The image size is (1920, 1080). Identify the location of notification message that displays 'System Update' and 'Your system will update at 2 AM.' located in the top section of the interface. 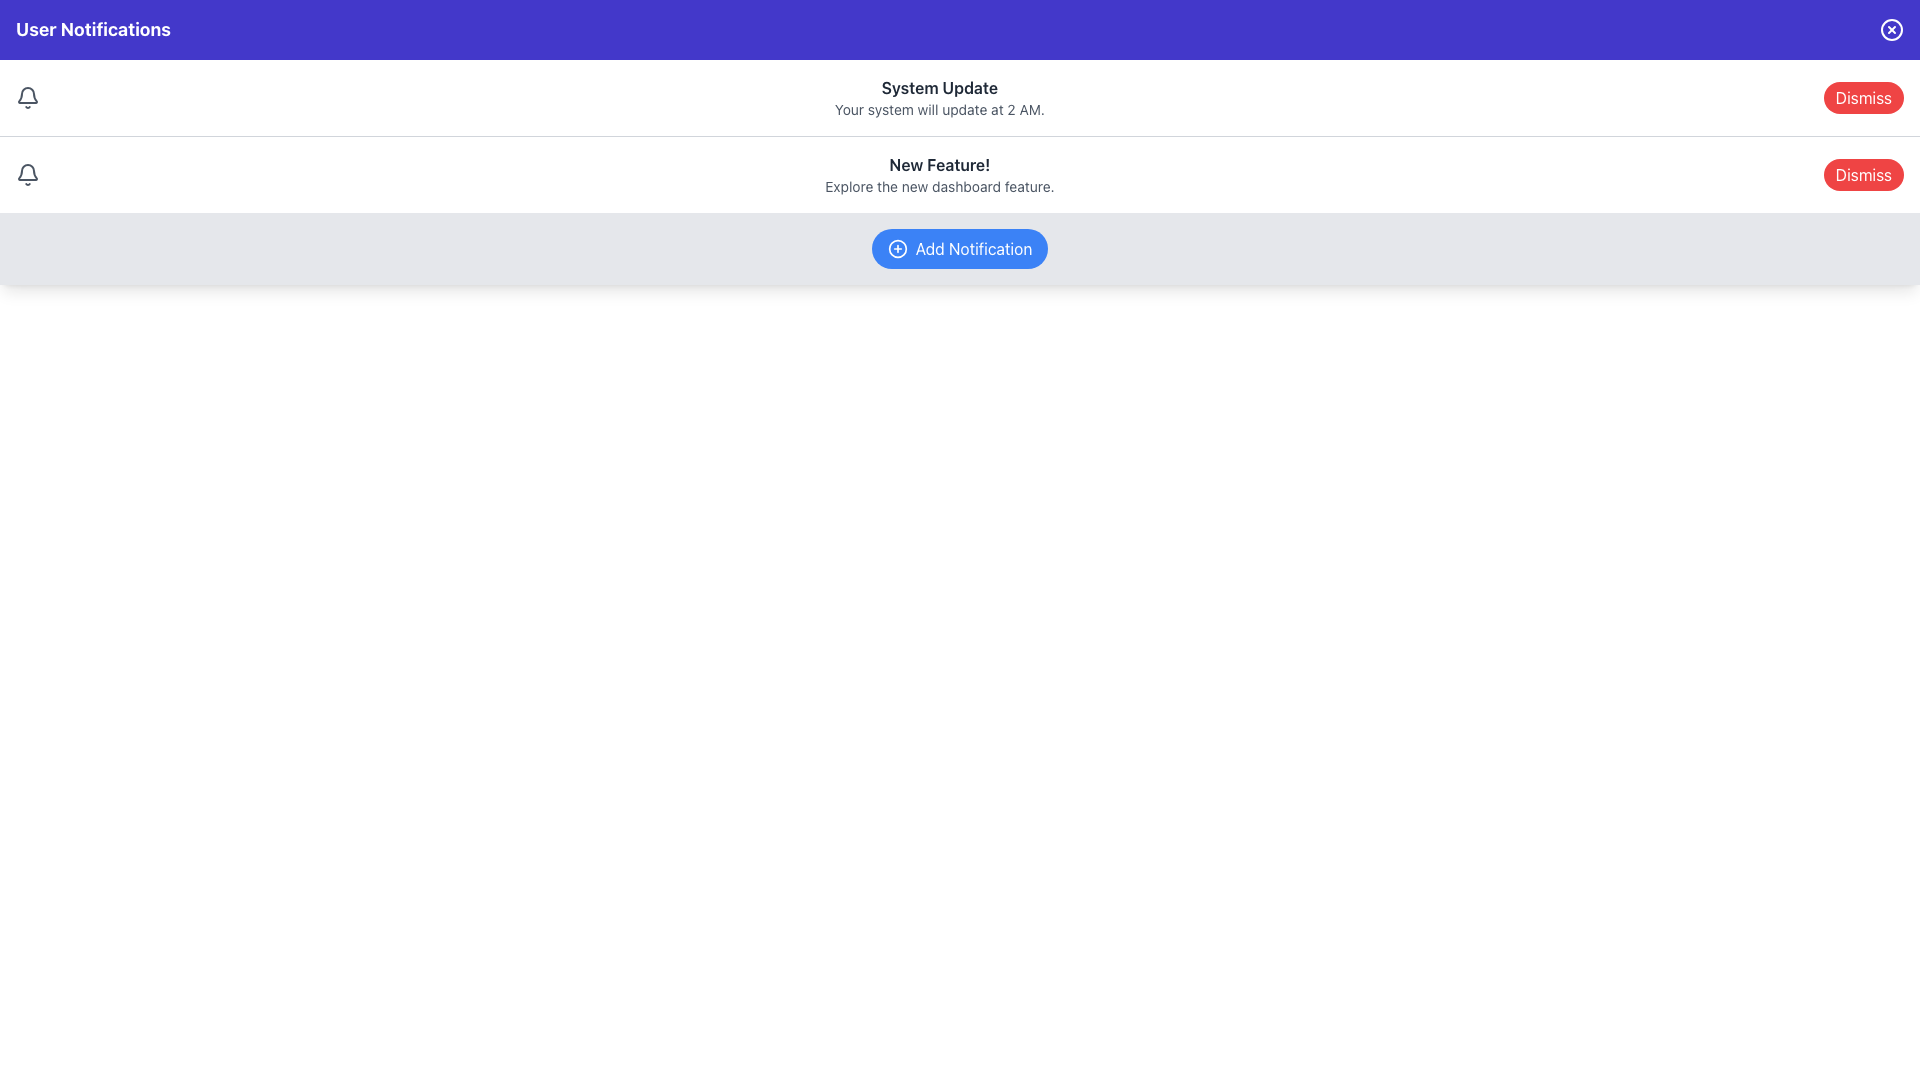
(938, 97).